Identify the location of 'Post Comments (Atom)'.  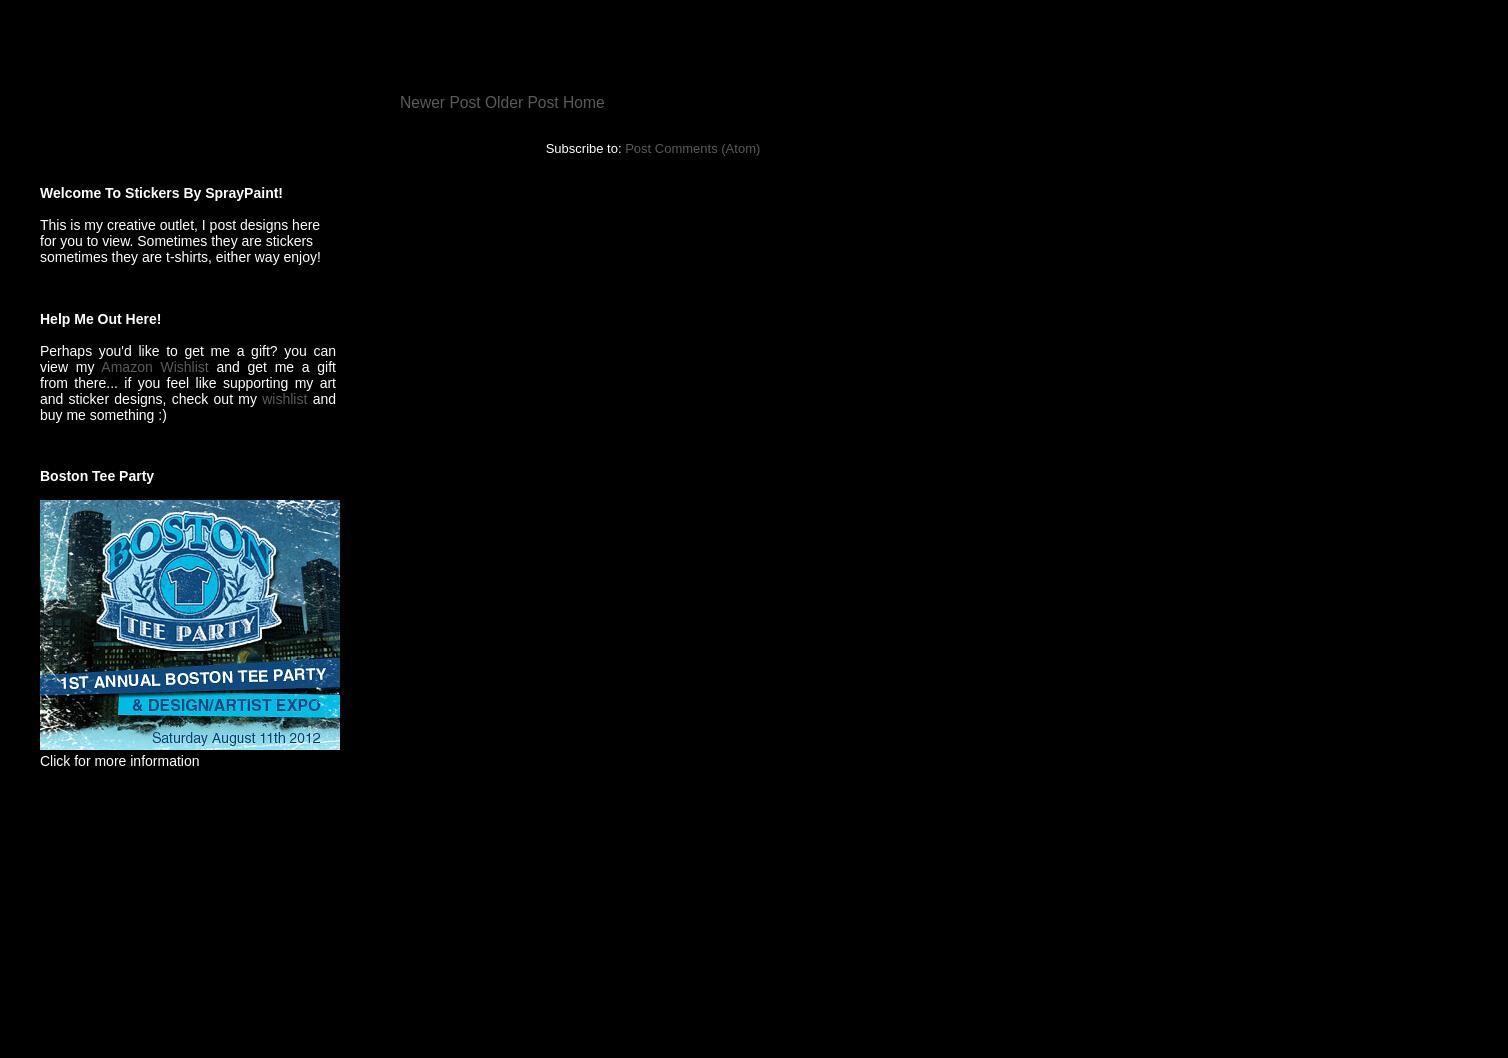
(624, 146).